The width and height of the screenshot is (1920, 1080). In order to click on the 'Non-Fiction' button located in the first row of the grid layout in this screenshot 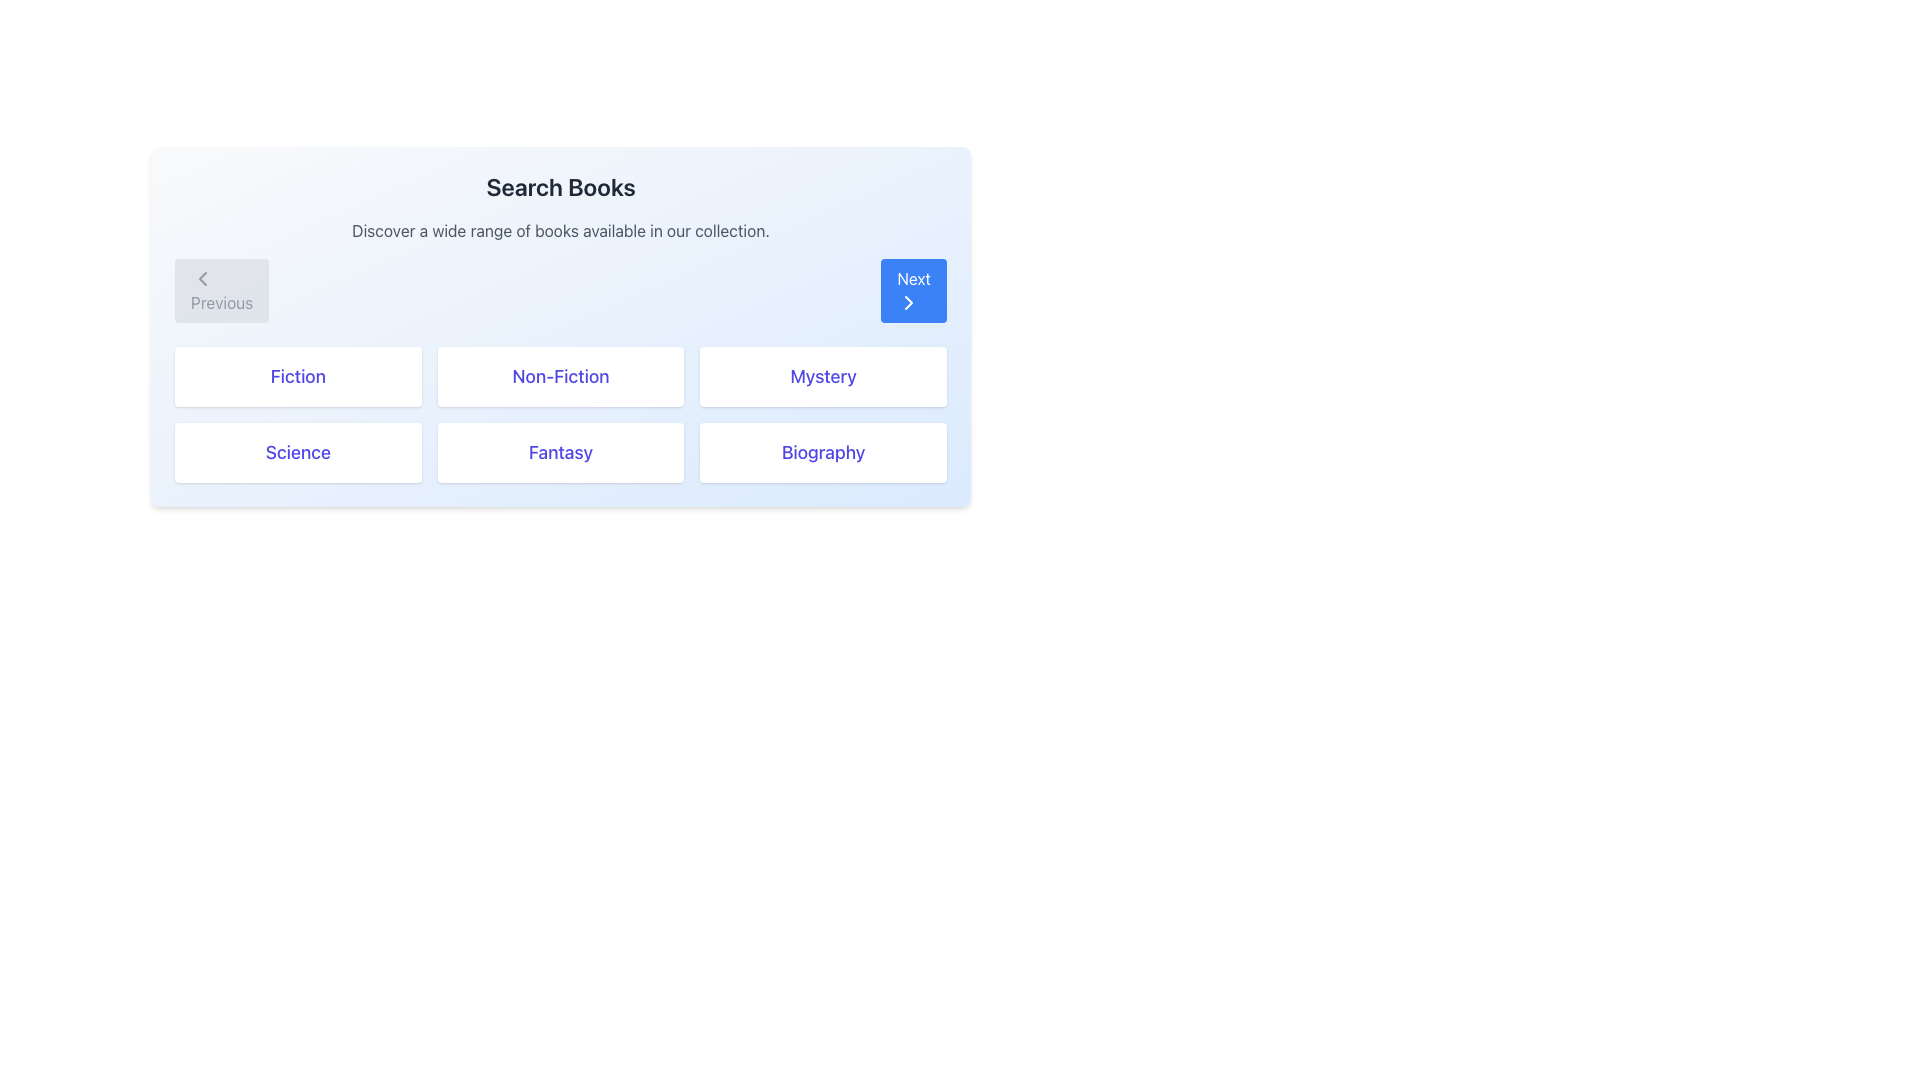, I will do `click(560, 377)`.